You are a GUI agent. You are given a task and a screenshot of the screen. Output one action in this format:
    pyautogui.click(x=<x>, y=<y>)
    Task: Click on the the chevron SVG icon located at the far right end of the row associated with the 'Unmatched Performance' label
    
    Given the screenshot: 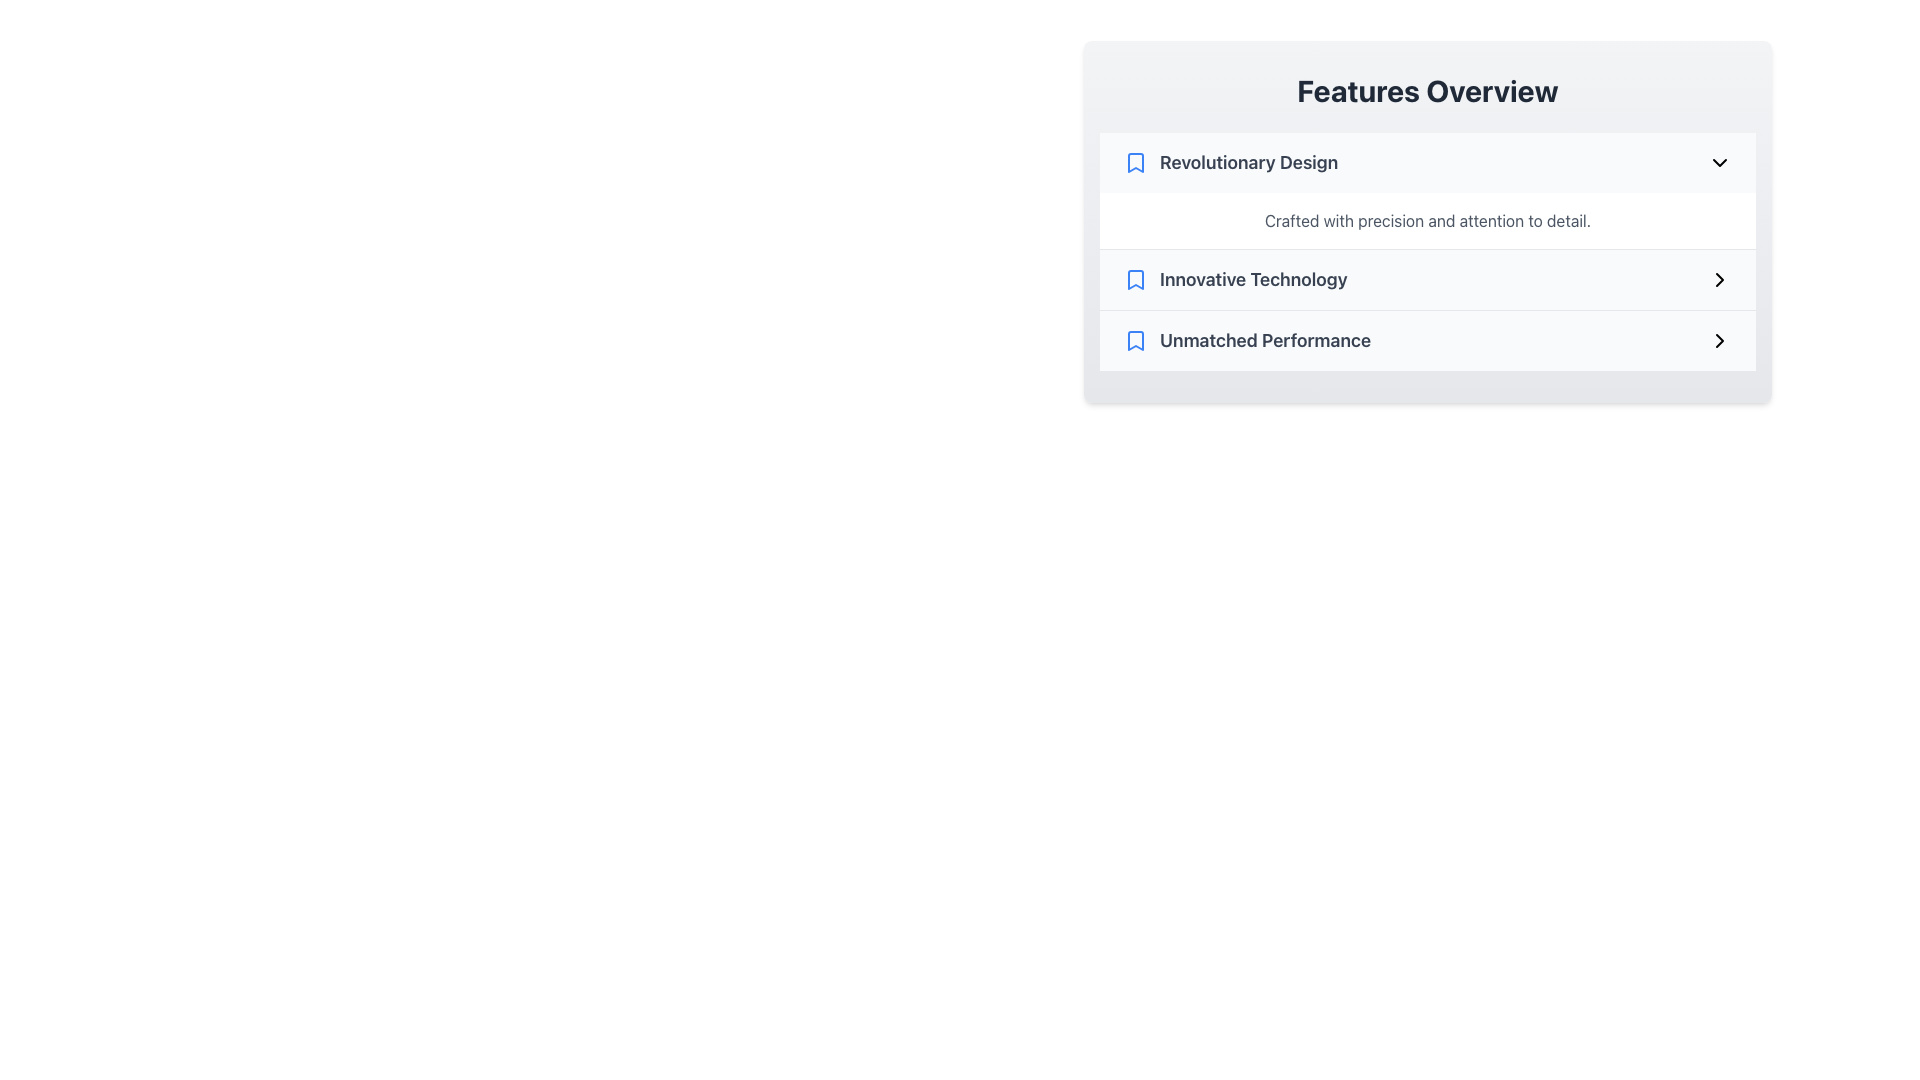 What is the action you would take?
    pyautogui.click(x=1718, y=339)
    